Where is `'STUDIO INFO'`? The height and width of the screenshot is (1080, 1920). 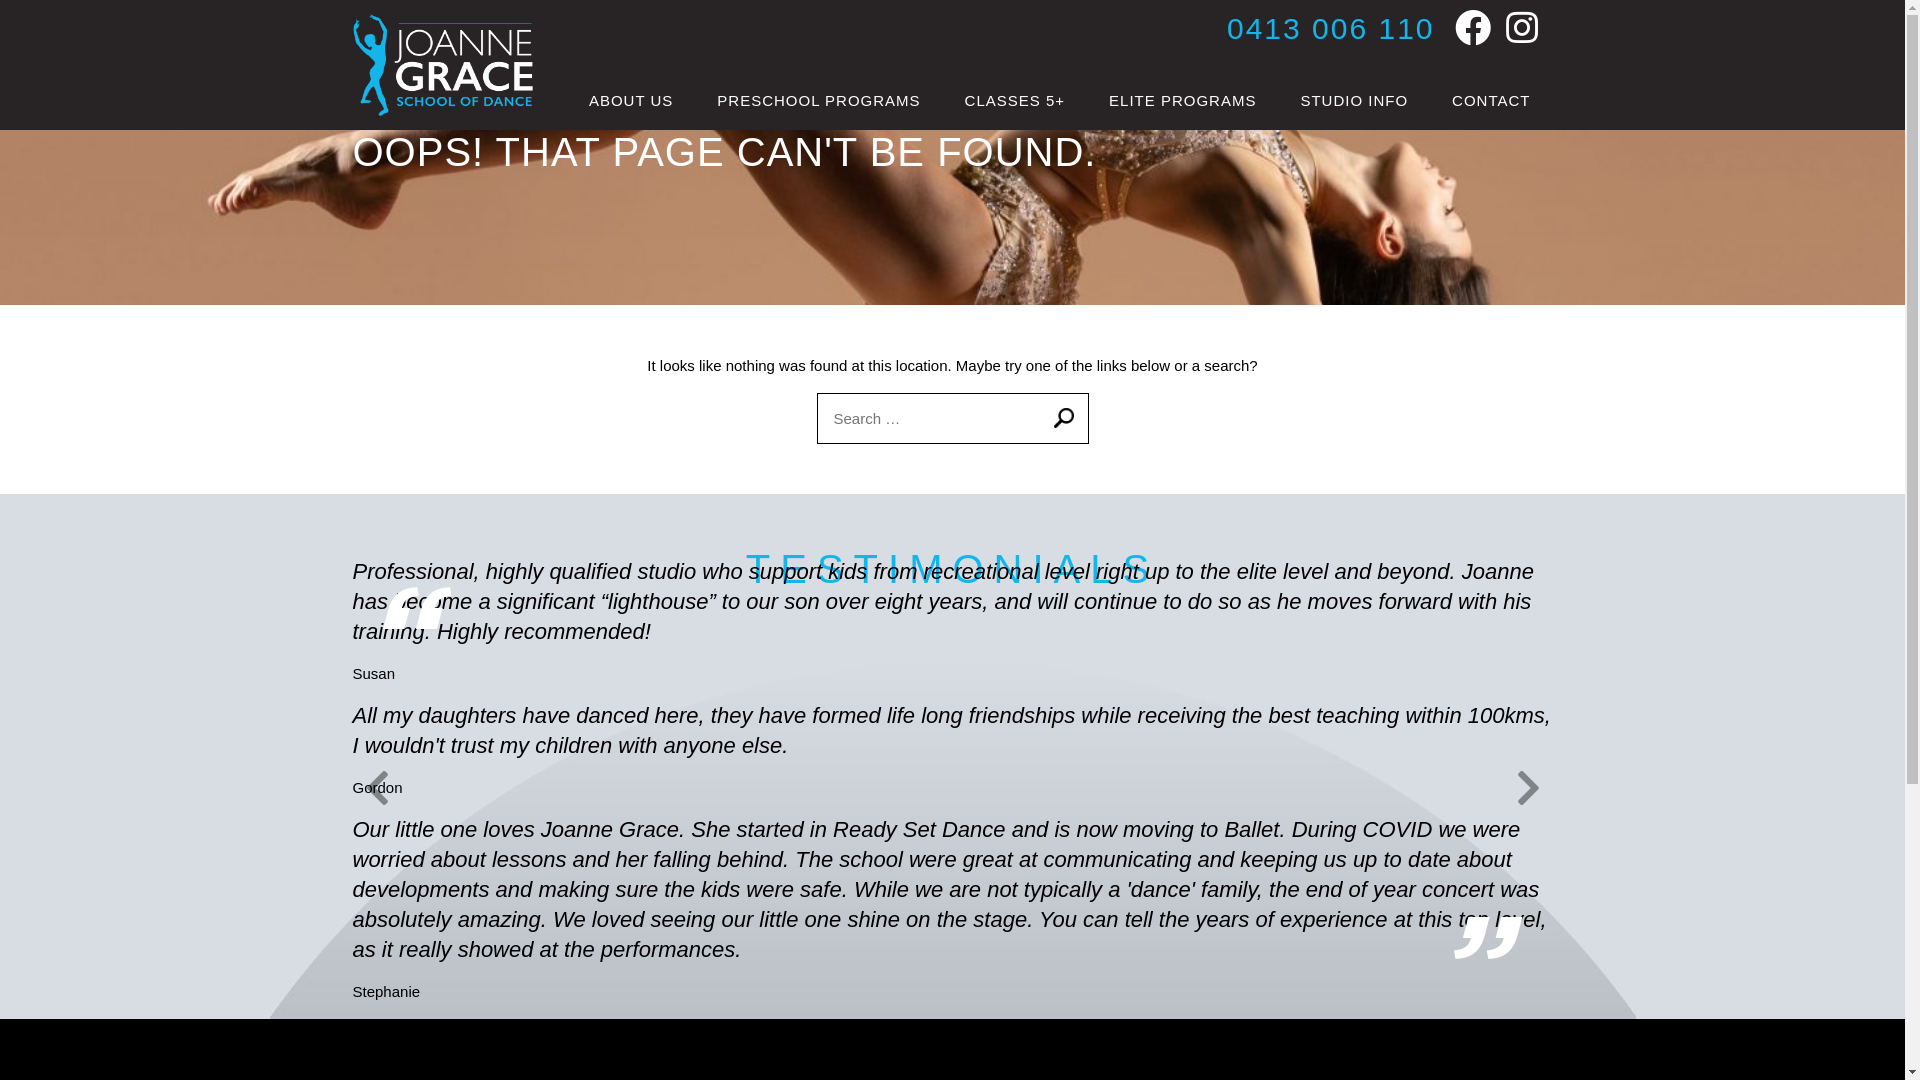
'STUDIO INFO' is located at coordinates (1353, 100).